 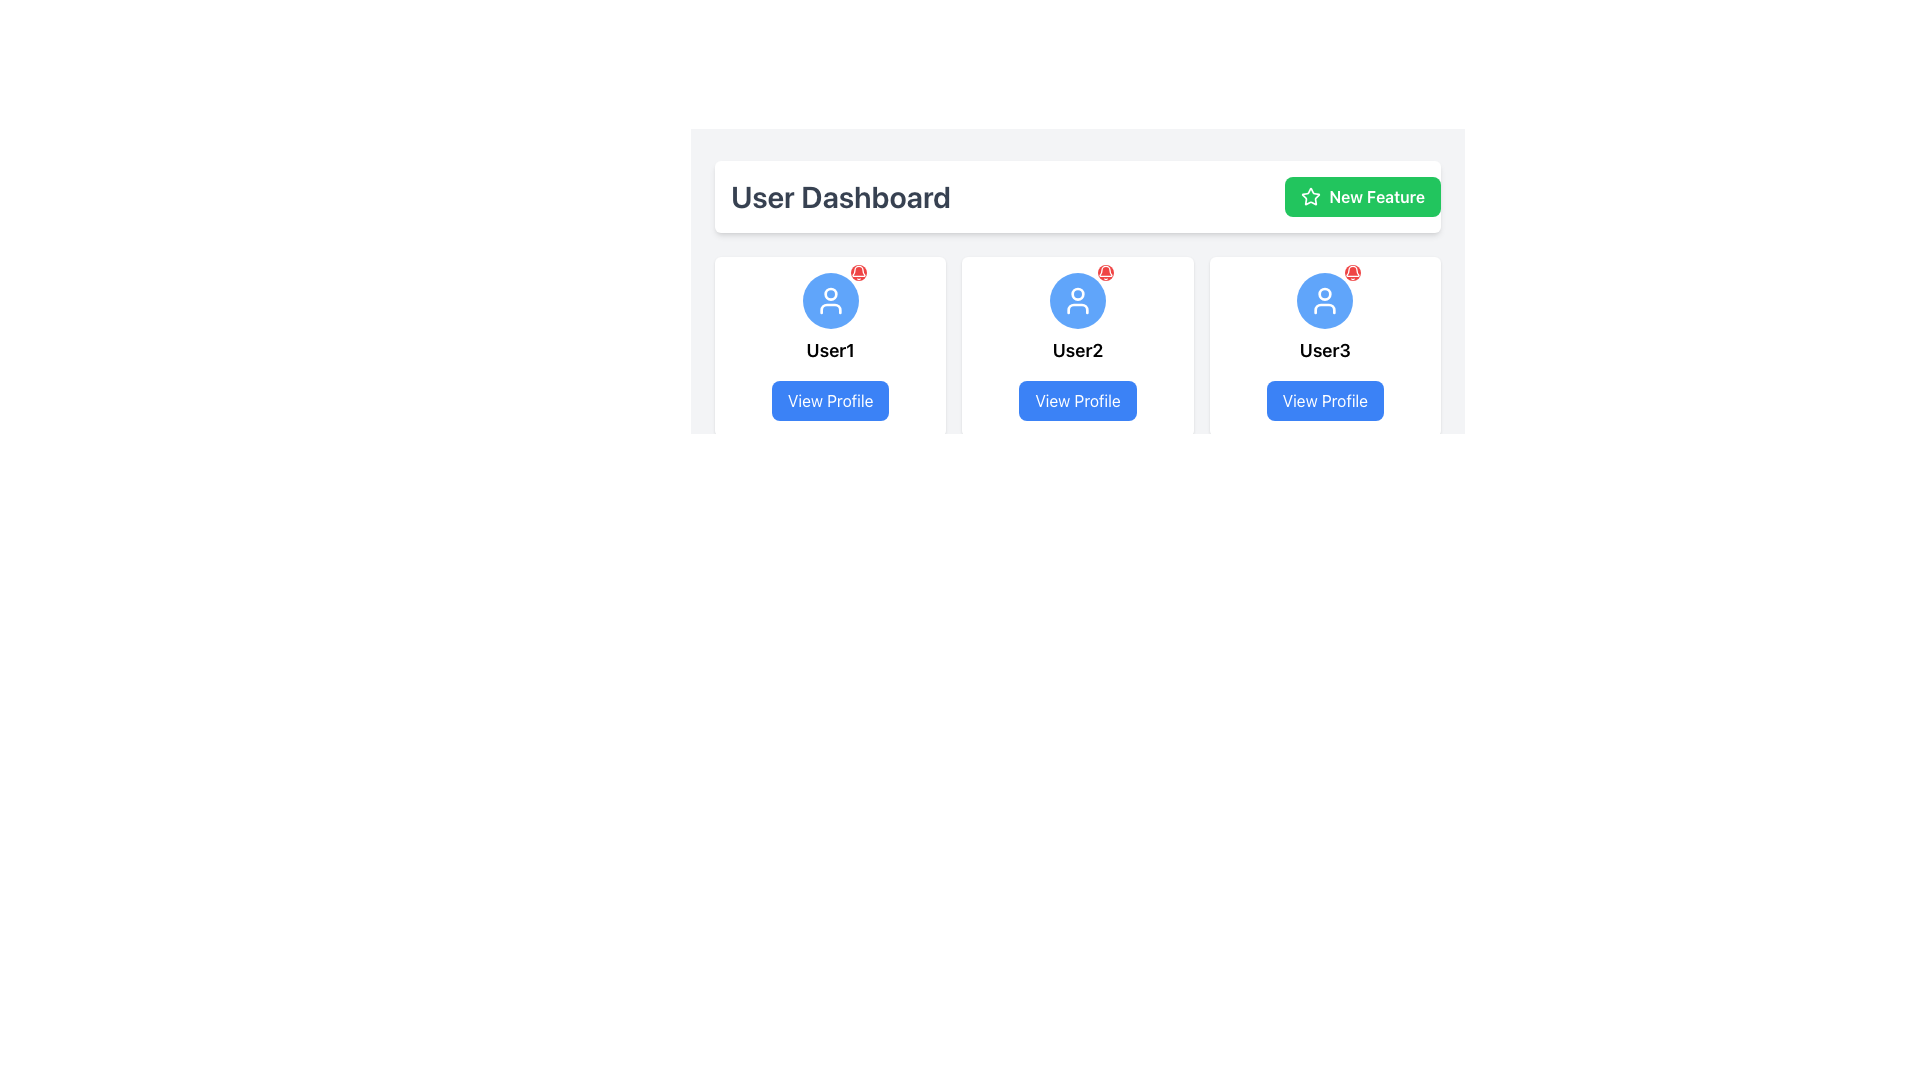 What do you see at coordinates (1325, 401) in the screenshot?
I see `the 'View Profile' button, which is a vibrant blue rectangular button with rounded edges located at the bottom-center of the 'User3' card` at bounding box center [1325, 401].